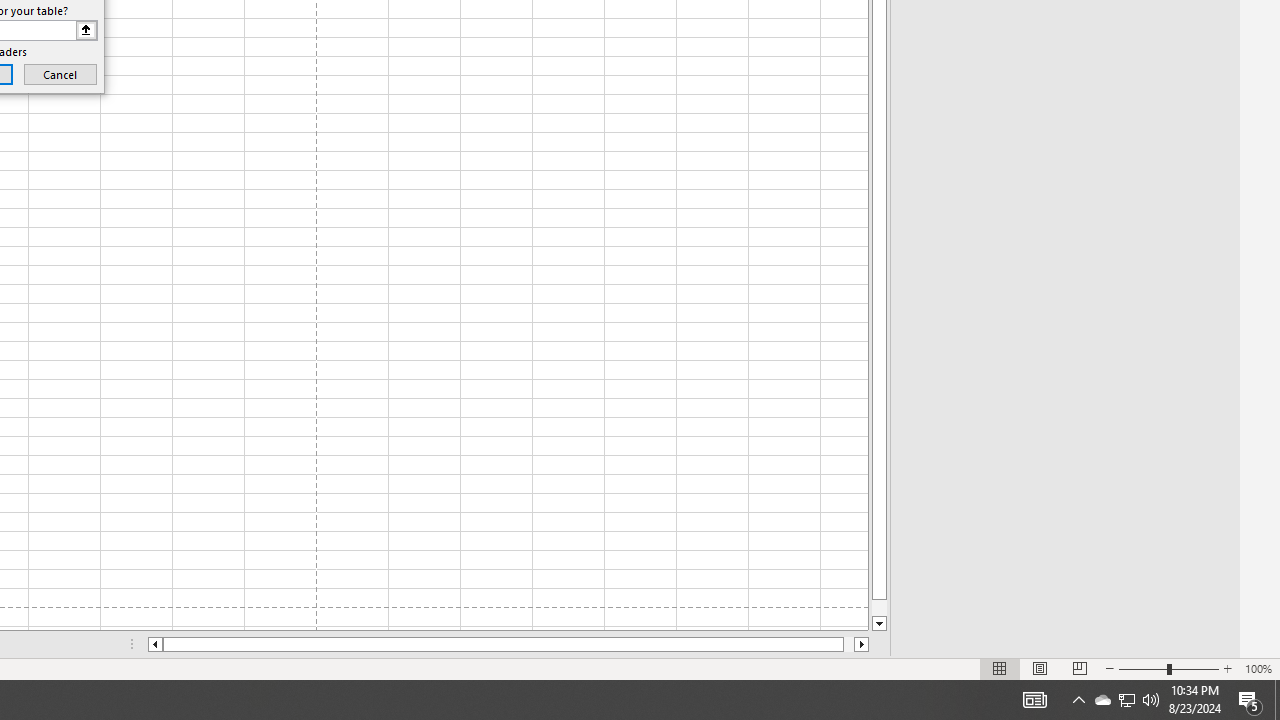 This screenshot has height=720, width=1280. Describe the element at coordinates (1000, 669) in the screenshot. I see `'Normal'` at that location.